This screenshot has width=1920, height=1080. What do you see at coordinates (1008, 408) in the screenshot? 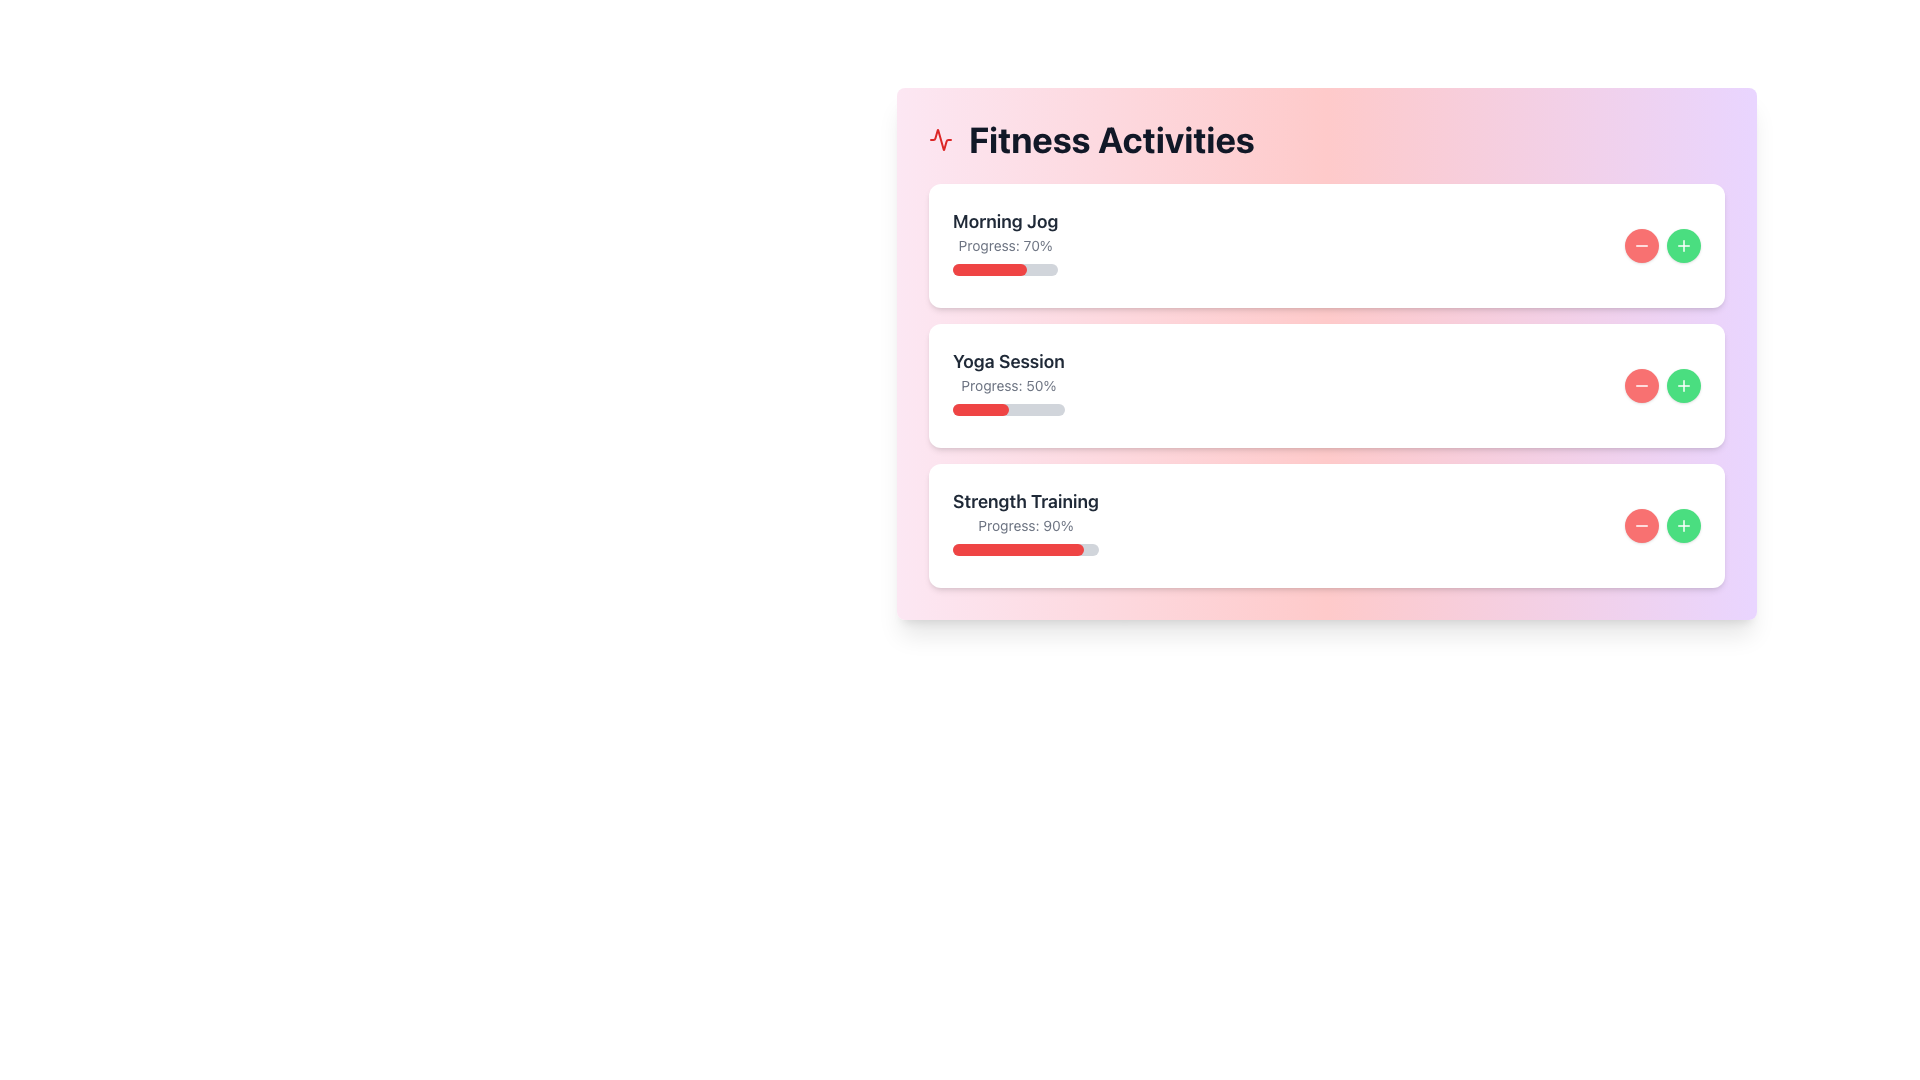
I see `the filled part of the horizontal progress bar located in the 'Yoga Session' section to inspect the progress, which is represented by the red fill indicating 50% completion` at bounding box center [1008, 408].